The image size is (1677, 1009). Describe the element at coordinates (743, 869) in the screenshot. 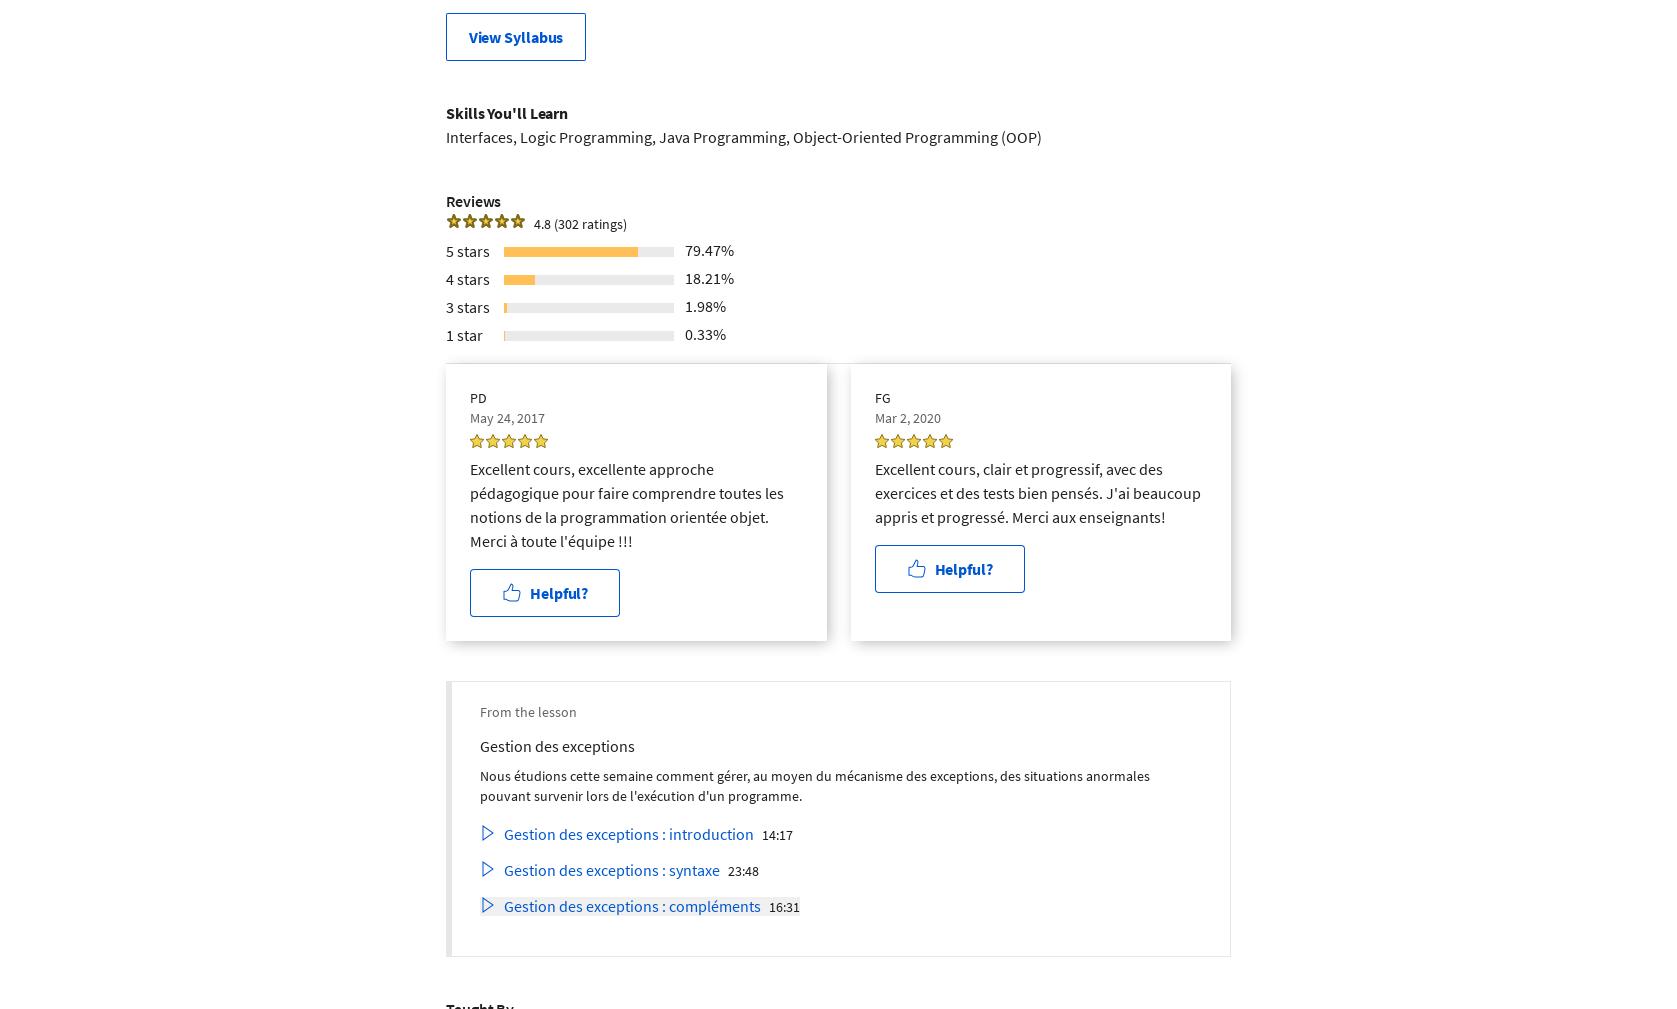

I see `'23:48'` at that location.